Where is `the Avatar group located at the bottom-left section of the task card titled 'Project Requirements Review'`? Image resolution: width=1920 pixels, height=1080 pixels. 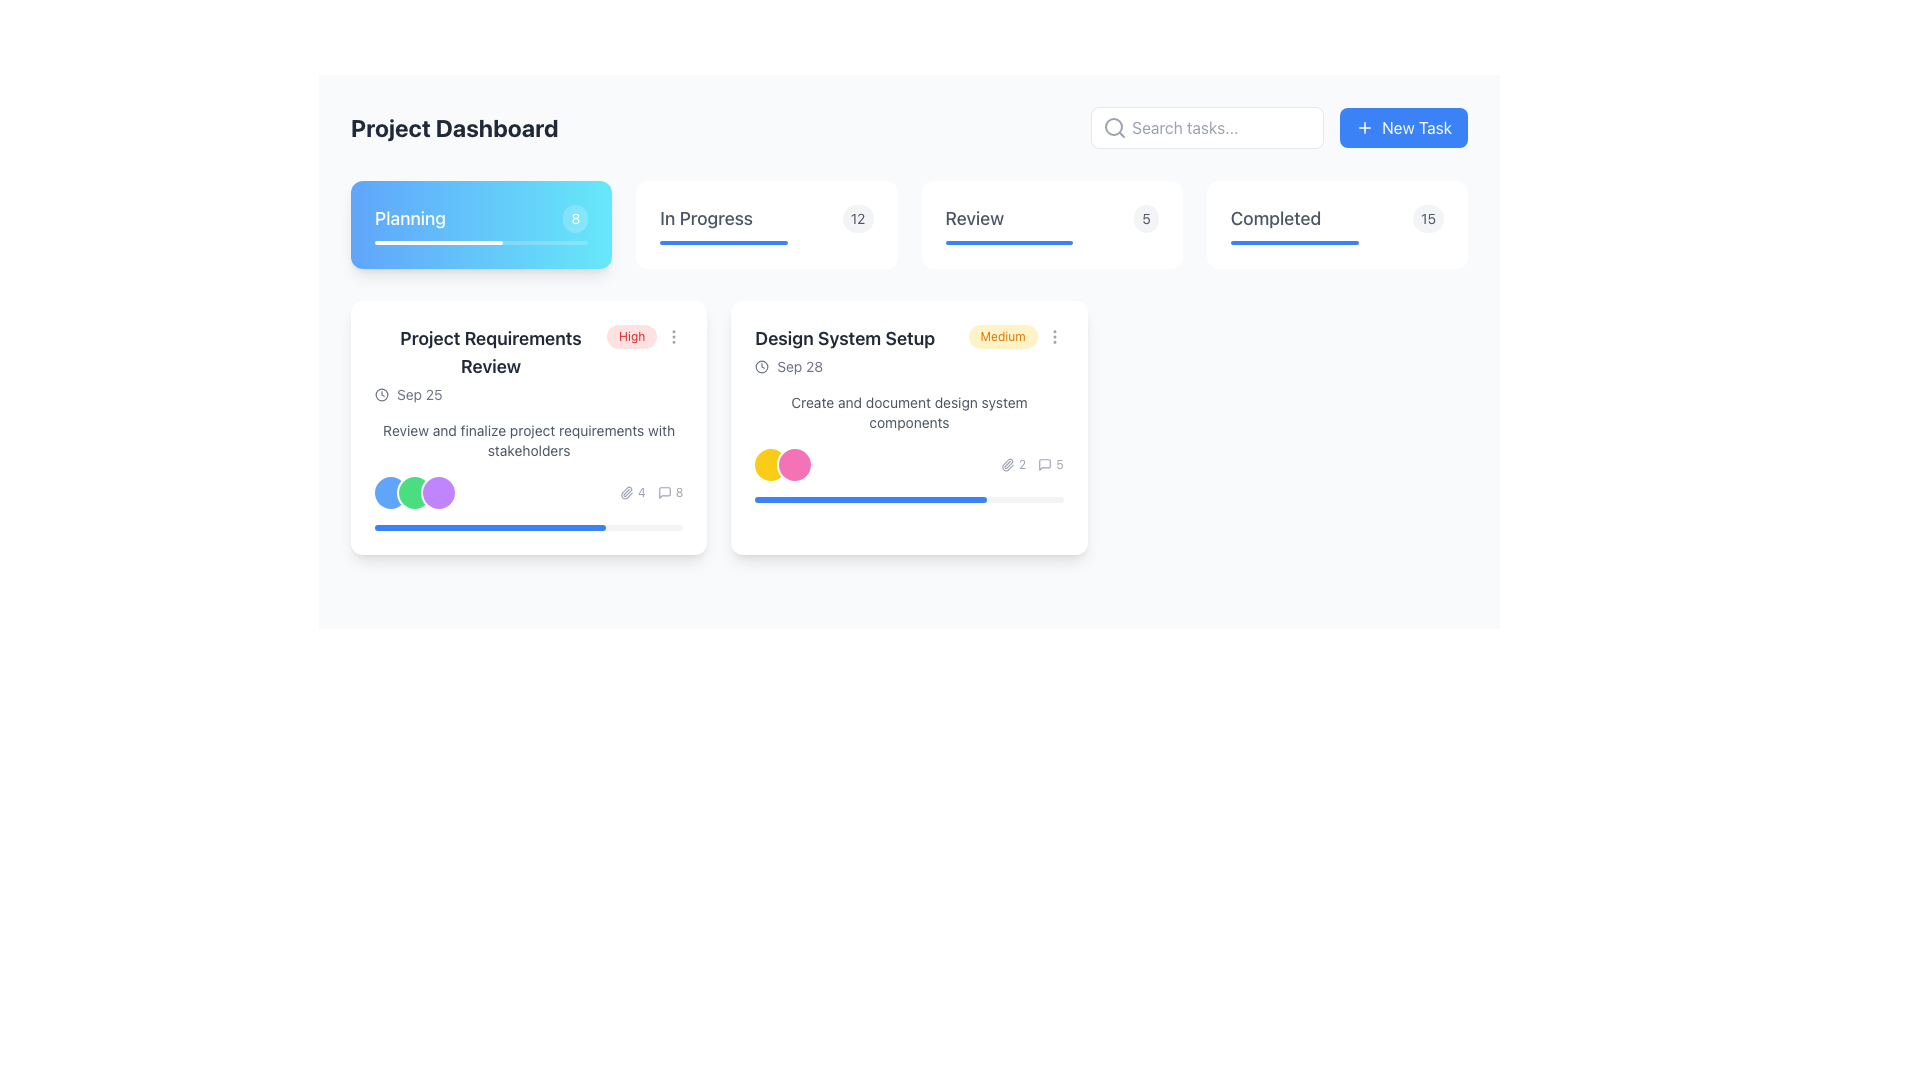 the Avatar group located at the bottom-left section of the task card titled 'Project Requirements Review' is located at coordinates (413, 493).